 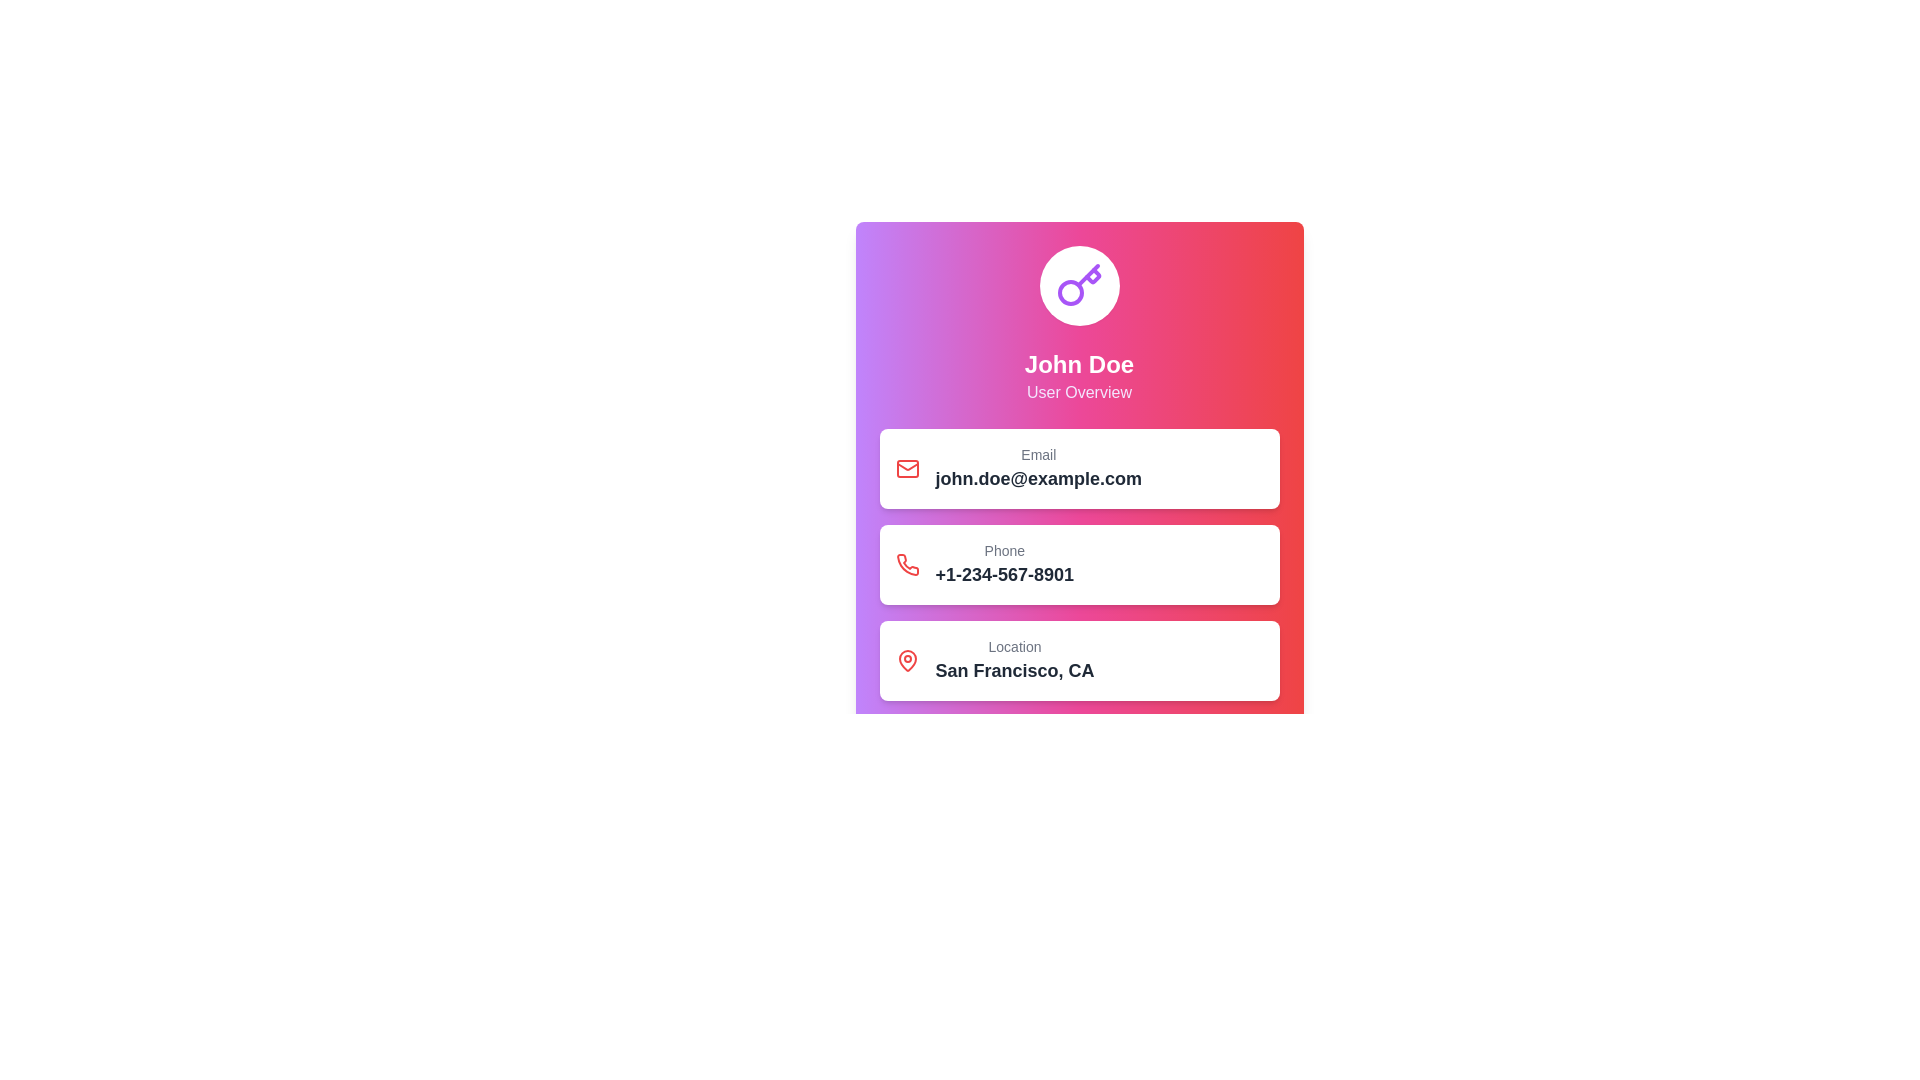 What do you see at coordinates (1004, 574) in the screenshot?
I see `the static text element displaying the phone number located in the 'Phone' section of the user profile interface to potentially reveal additional information` at bounding box center [1004, 574].